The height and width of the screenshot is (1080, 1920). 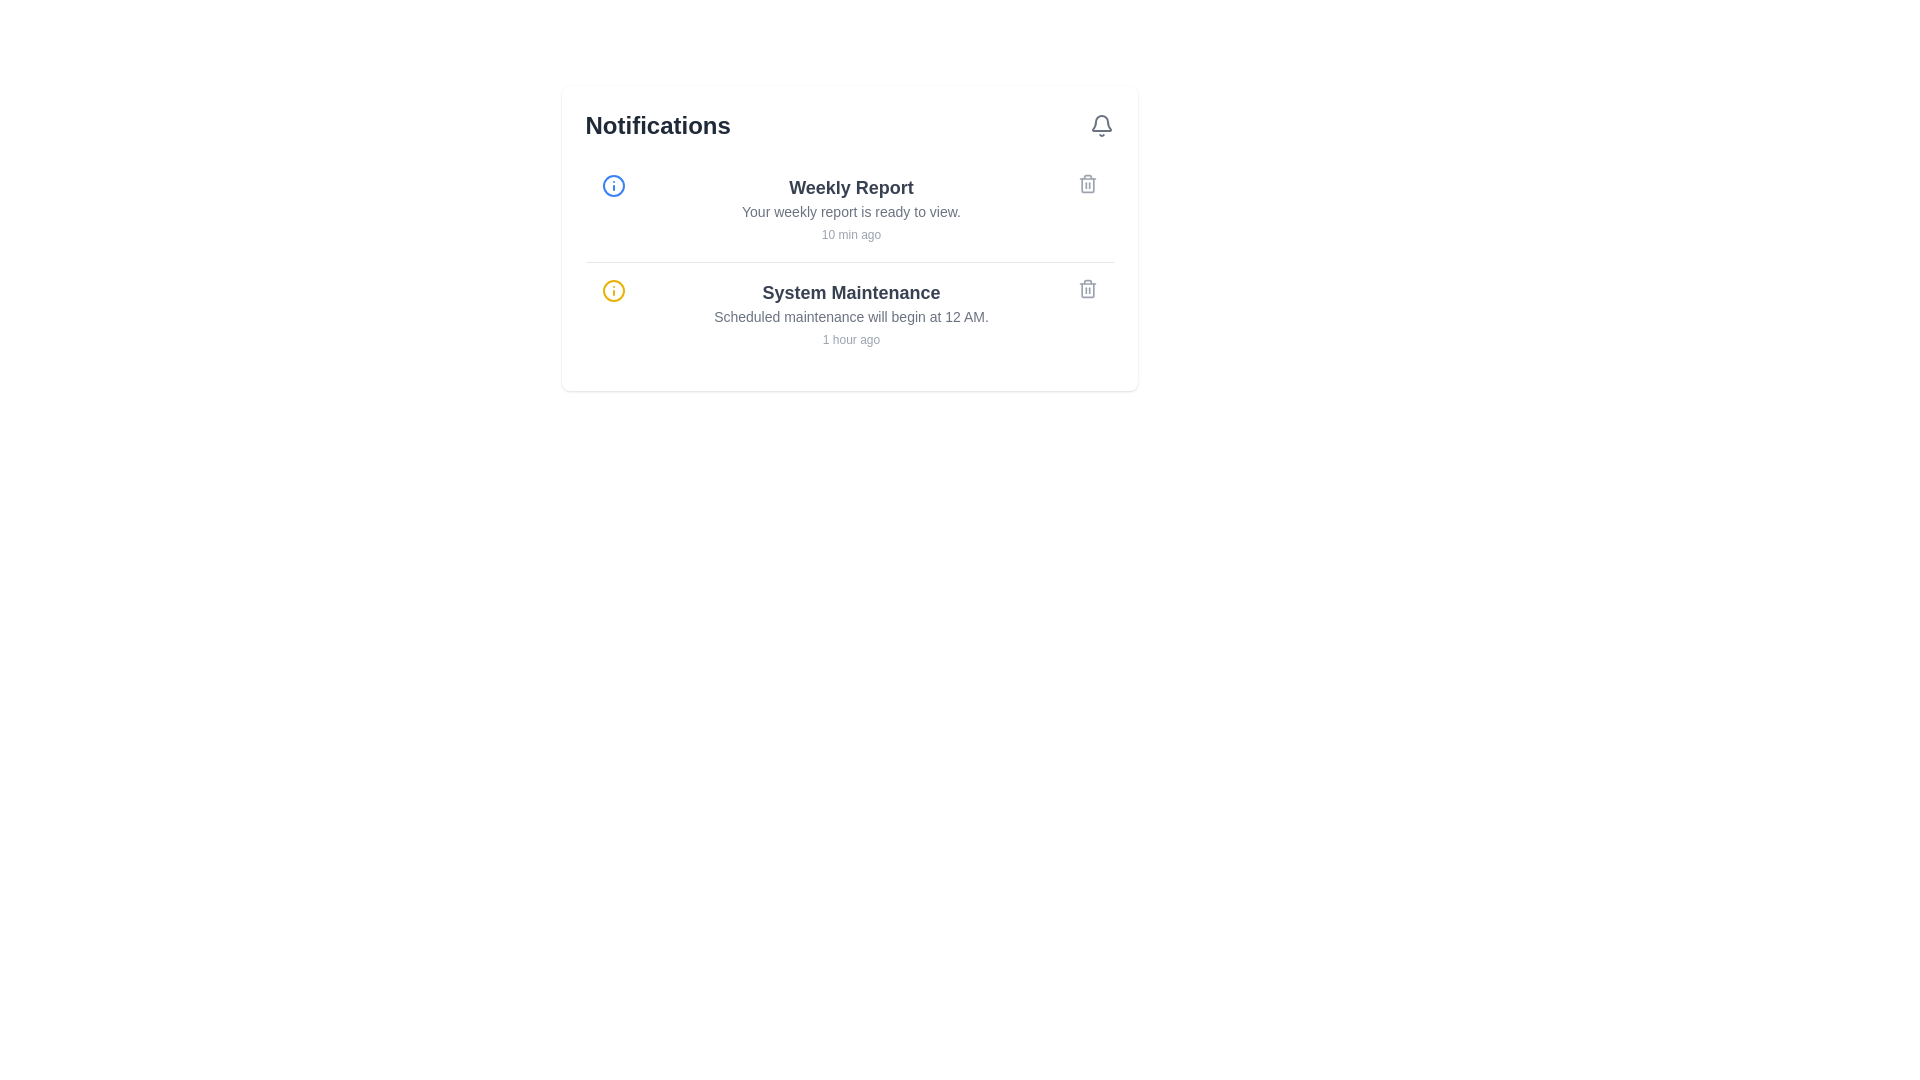 What do you see at coordinates (612, 185) in the screenshot?
I see `the Circle element within the SVG graphic that is part of an information or alert icon, located above the 'Weekly Report' text` at bounding box center [612, 185].